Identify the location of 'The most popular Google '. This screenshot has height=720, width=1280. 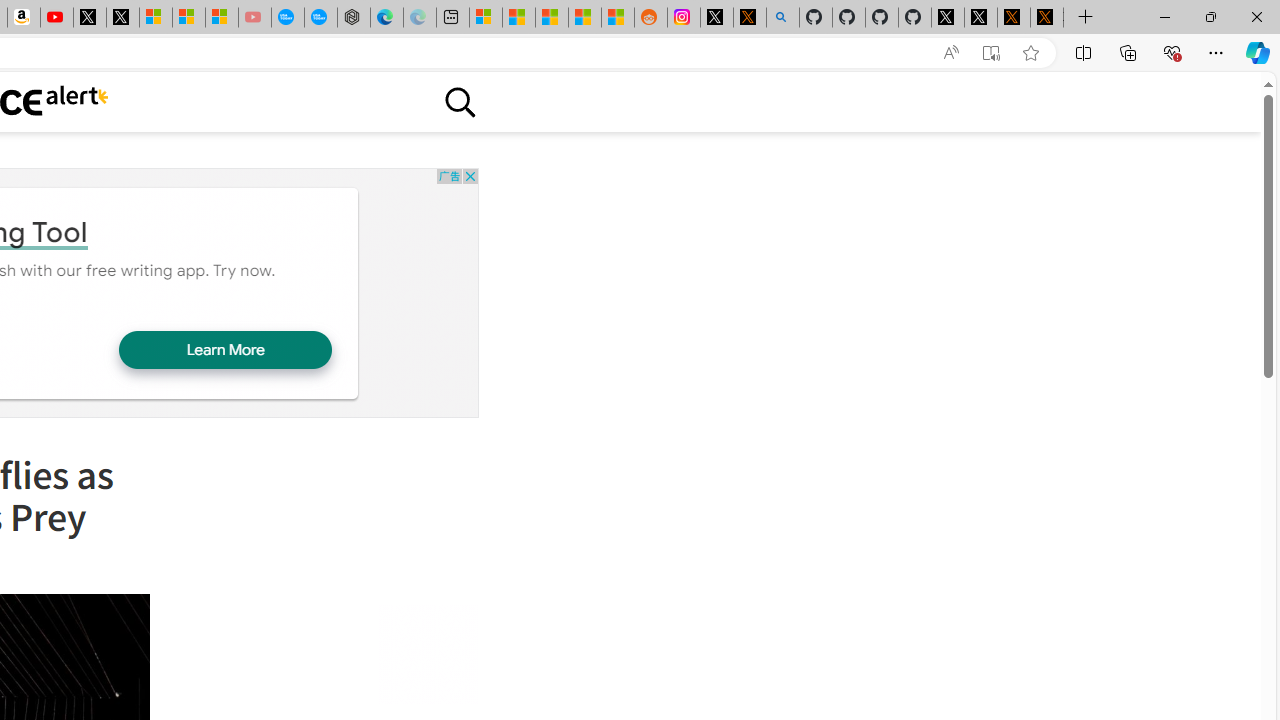
(320, 17).